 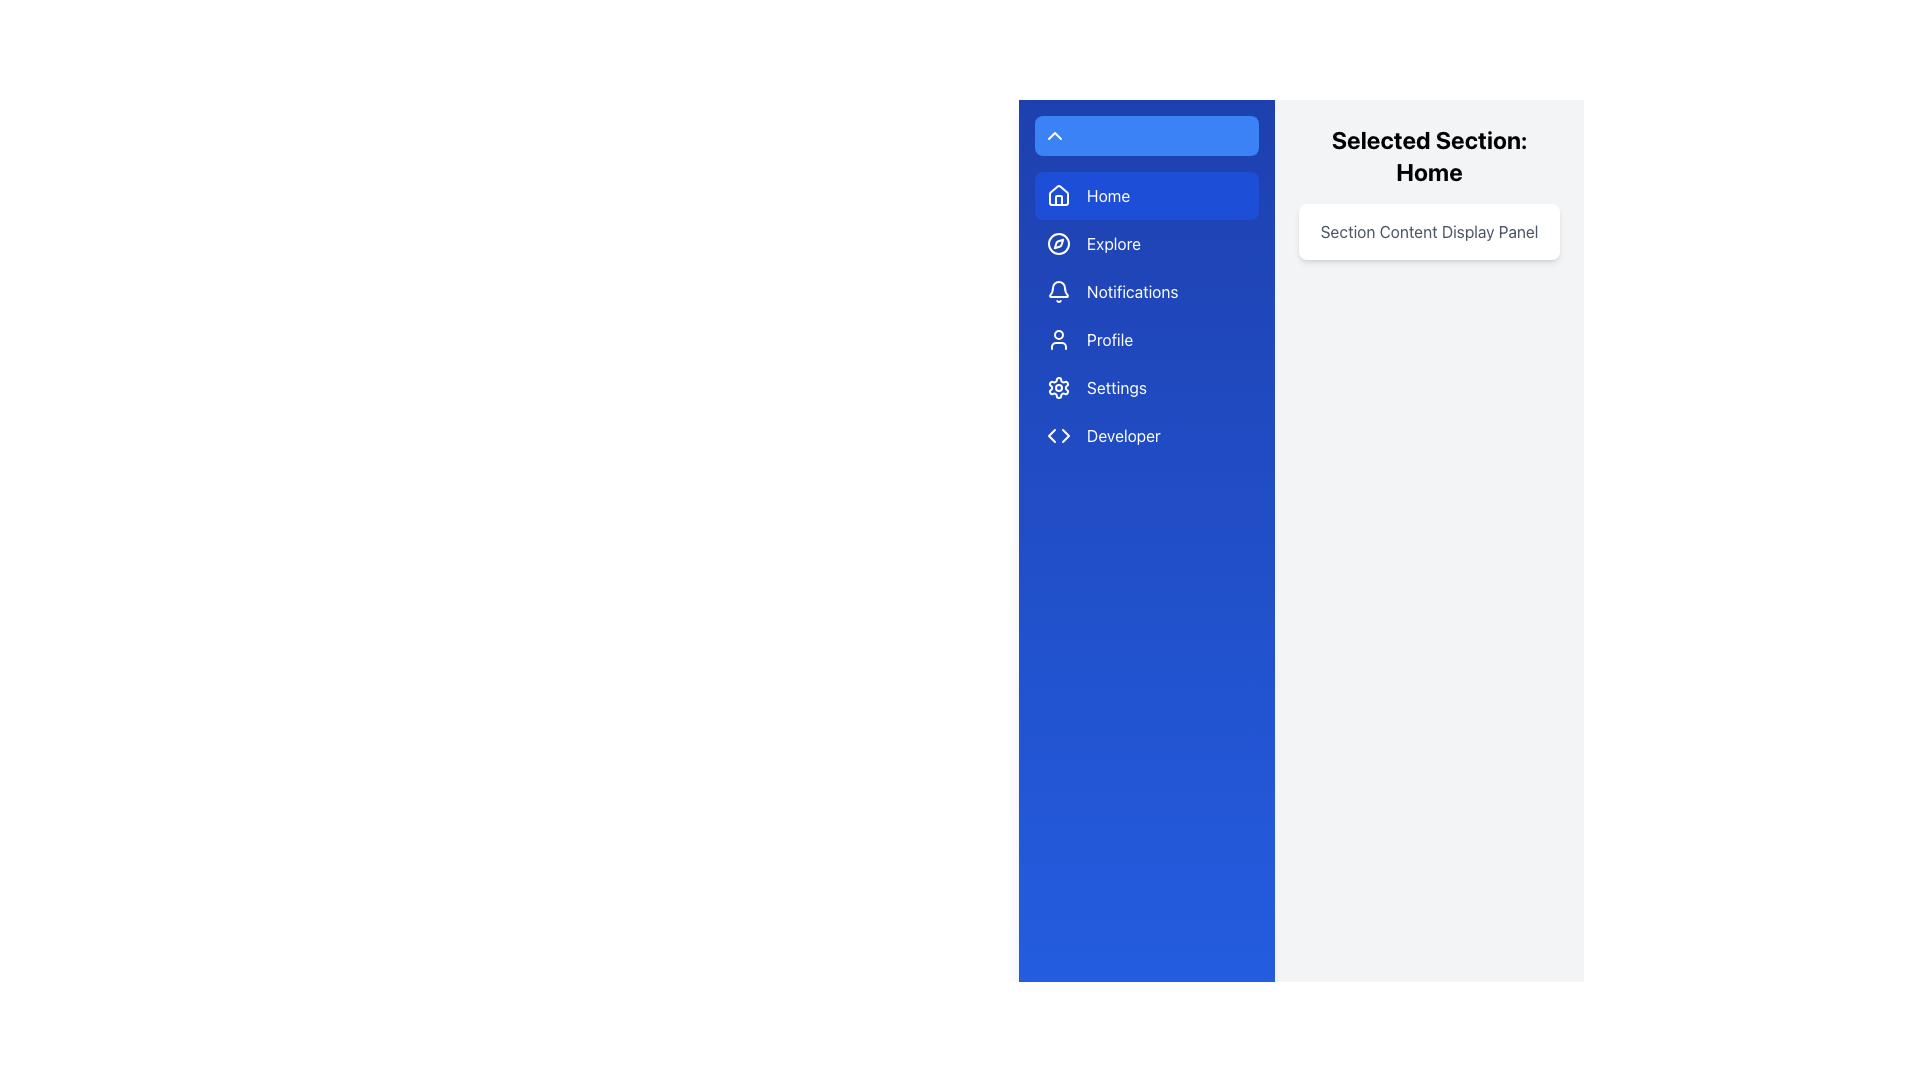 I want to click on the 'Settings' text label, which is styled in white font color on a blue background and is located to the right of a gear icon in the vertical navigation list, so click(x=1115, y=388).